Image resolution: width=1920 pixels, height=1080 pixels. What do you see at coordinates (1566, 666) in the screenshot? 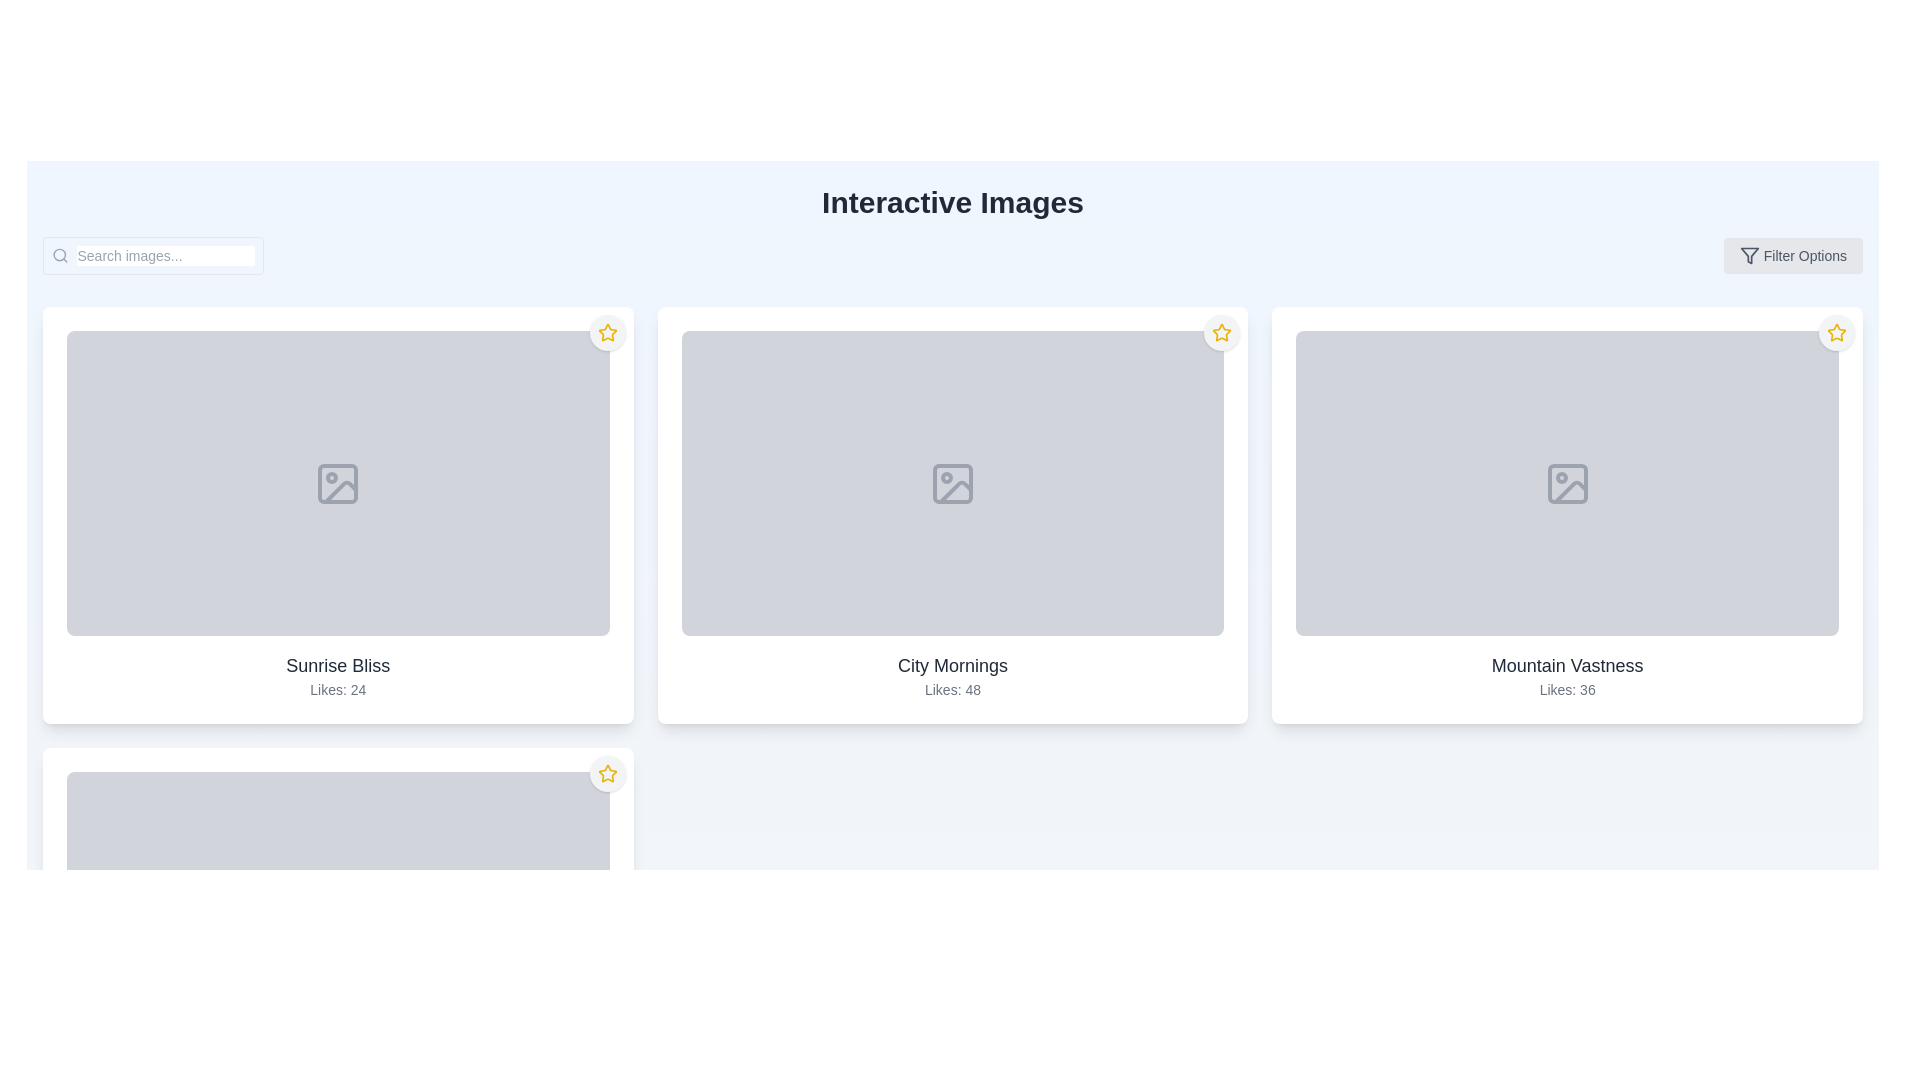
I see `the Text Label that identifies the 'Mountain Vastness' item, which is located beneath the placeholder image and above the 'Likes: 36' label` at bounding box center [1566, 666].